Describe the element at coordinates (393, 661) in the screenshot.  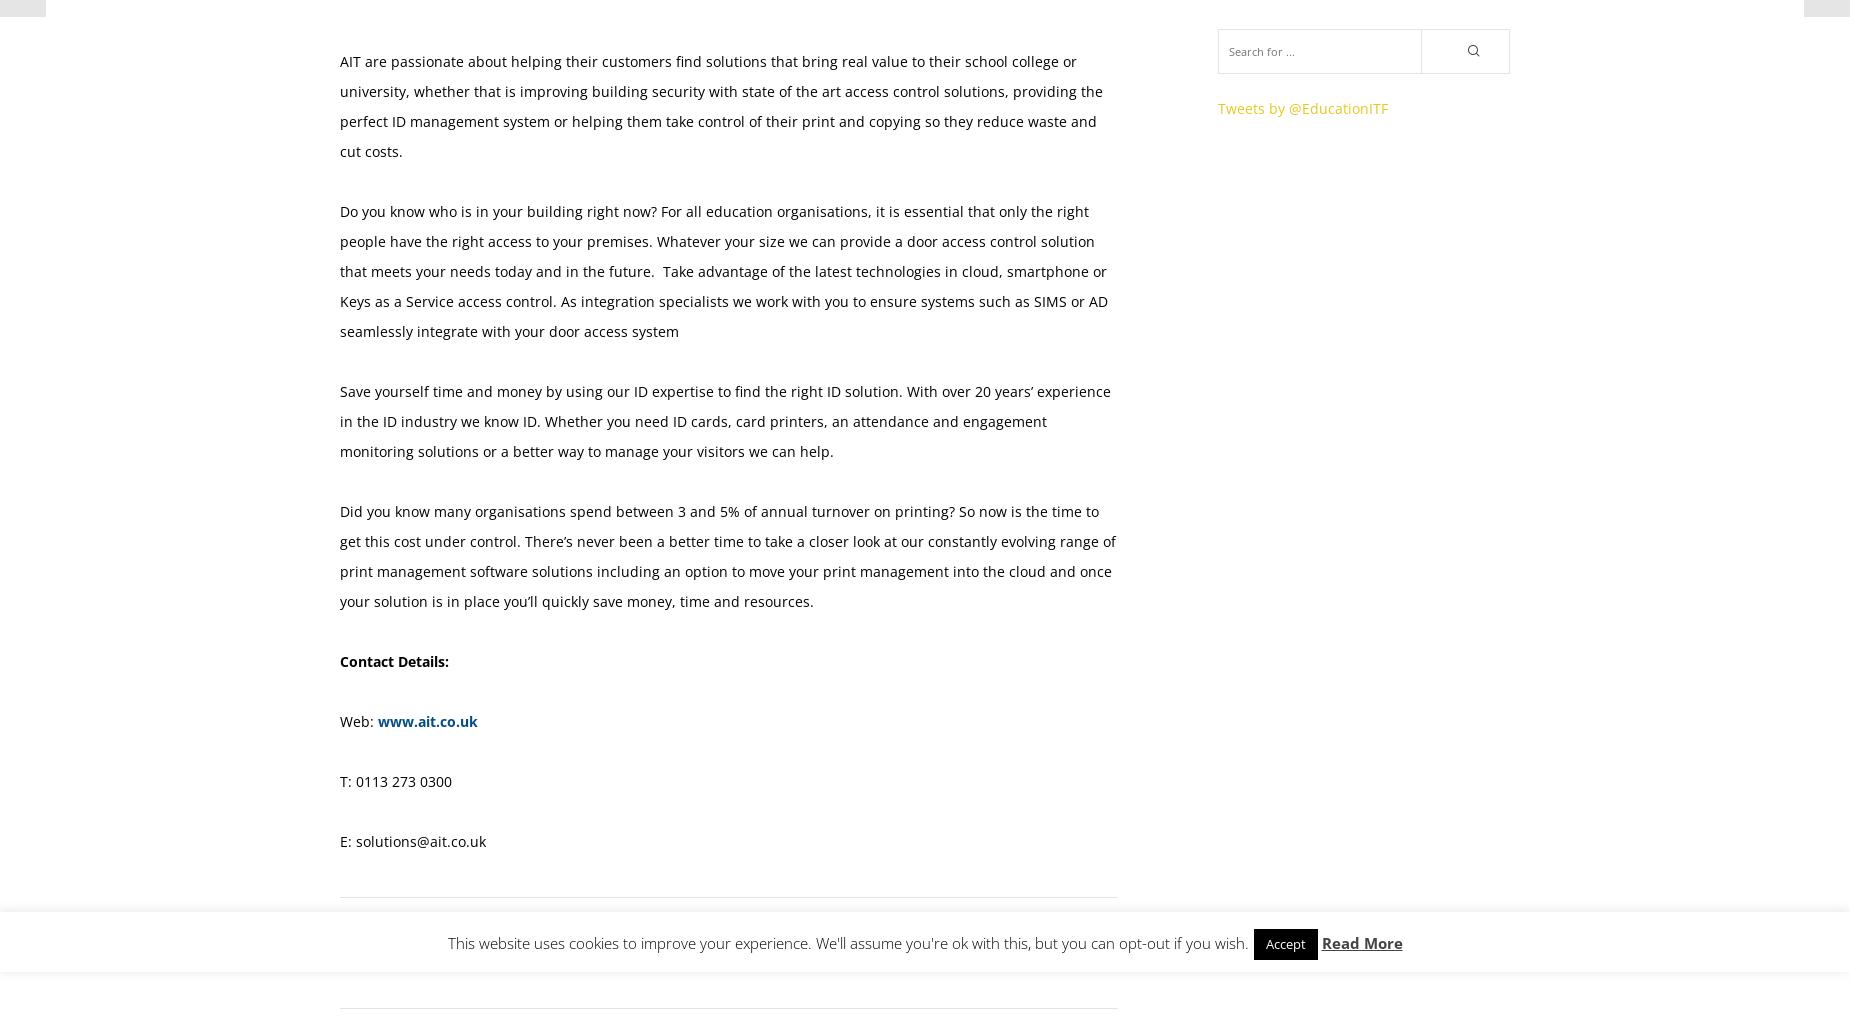
I see `'Contact Details:'` at that location.